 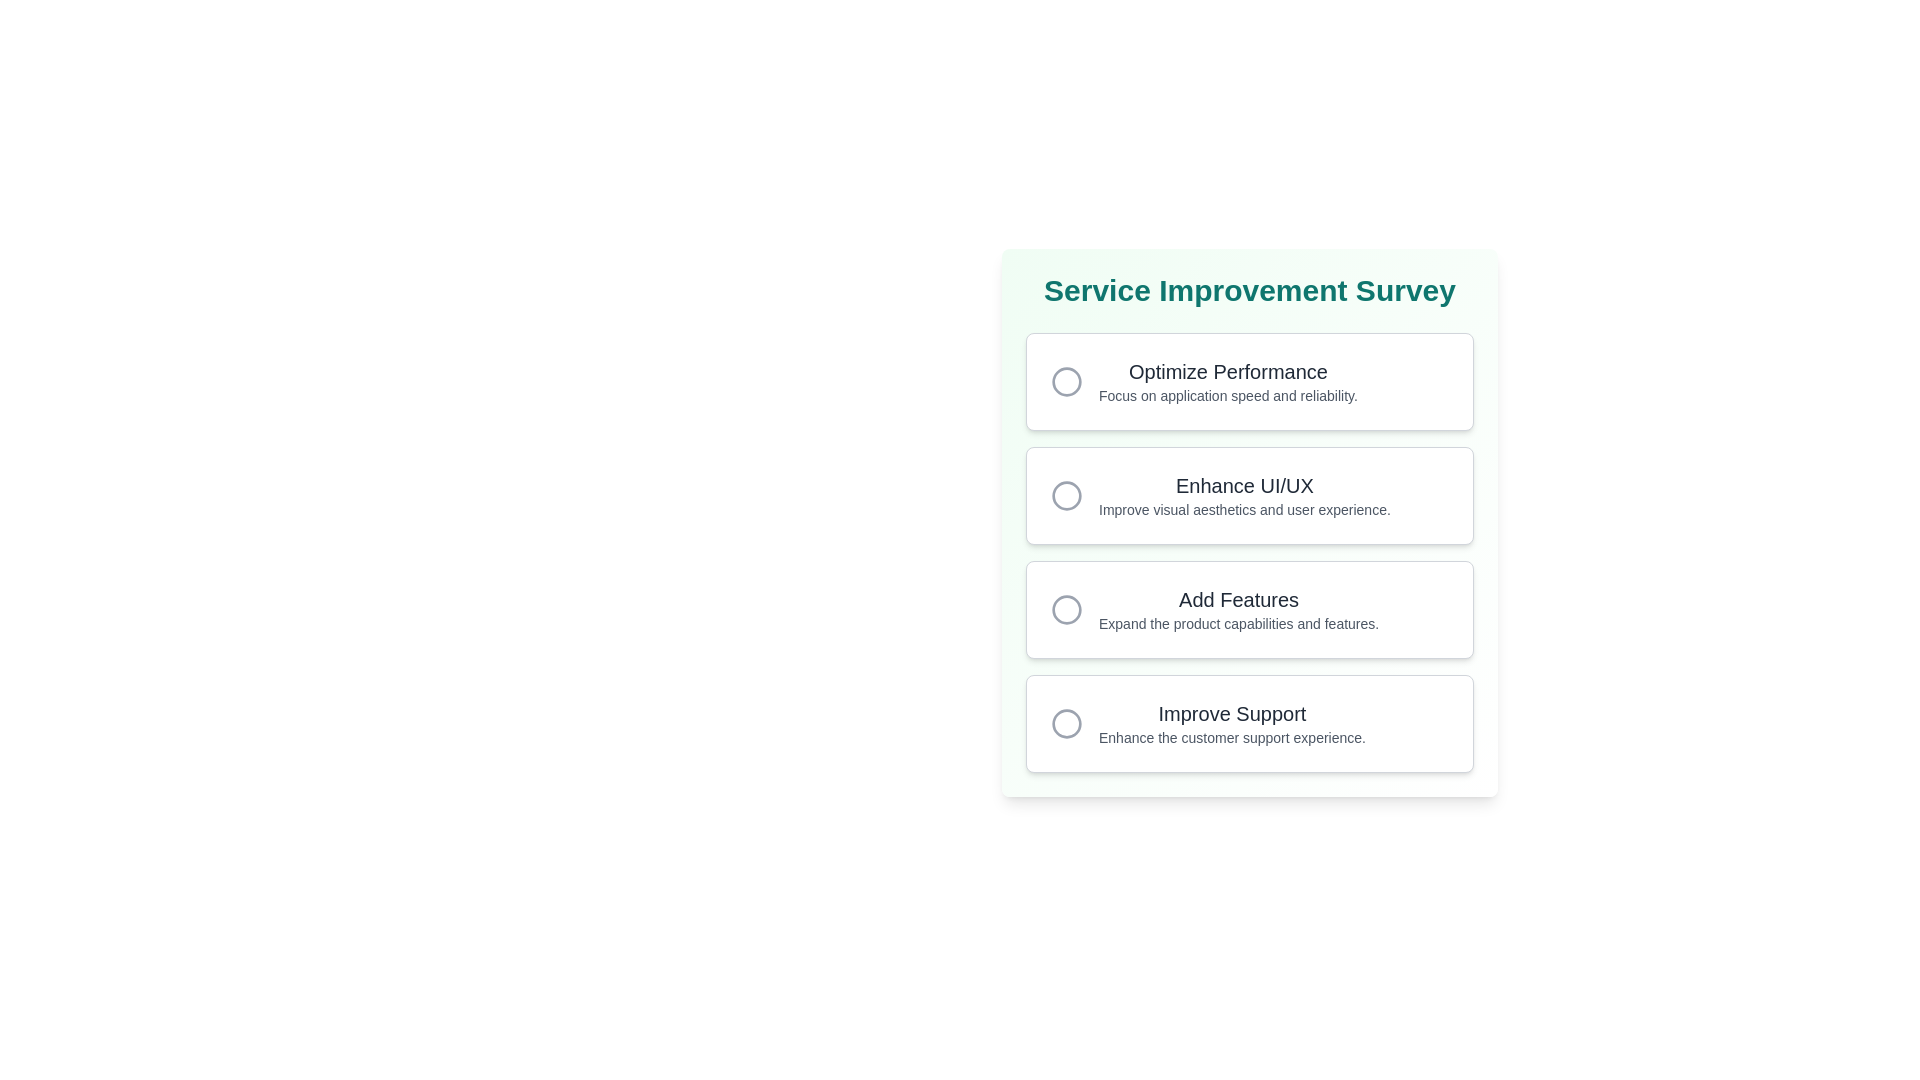 I want to click on displayed text of the second option in the survey, which is located directly beneath 'Optimize Performance' and above 'Add Features', in a vertical list of four cards, so click(x=1243, y=495).